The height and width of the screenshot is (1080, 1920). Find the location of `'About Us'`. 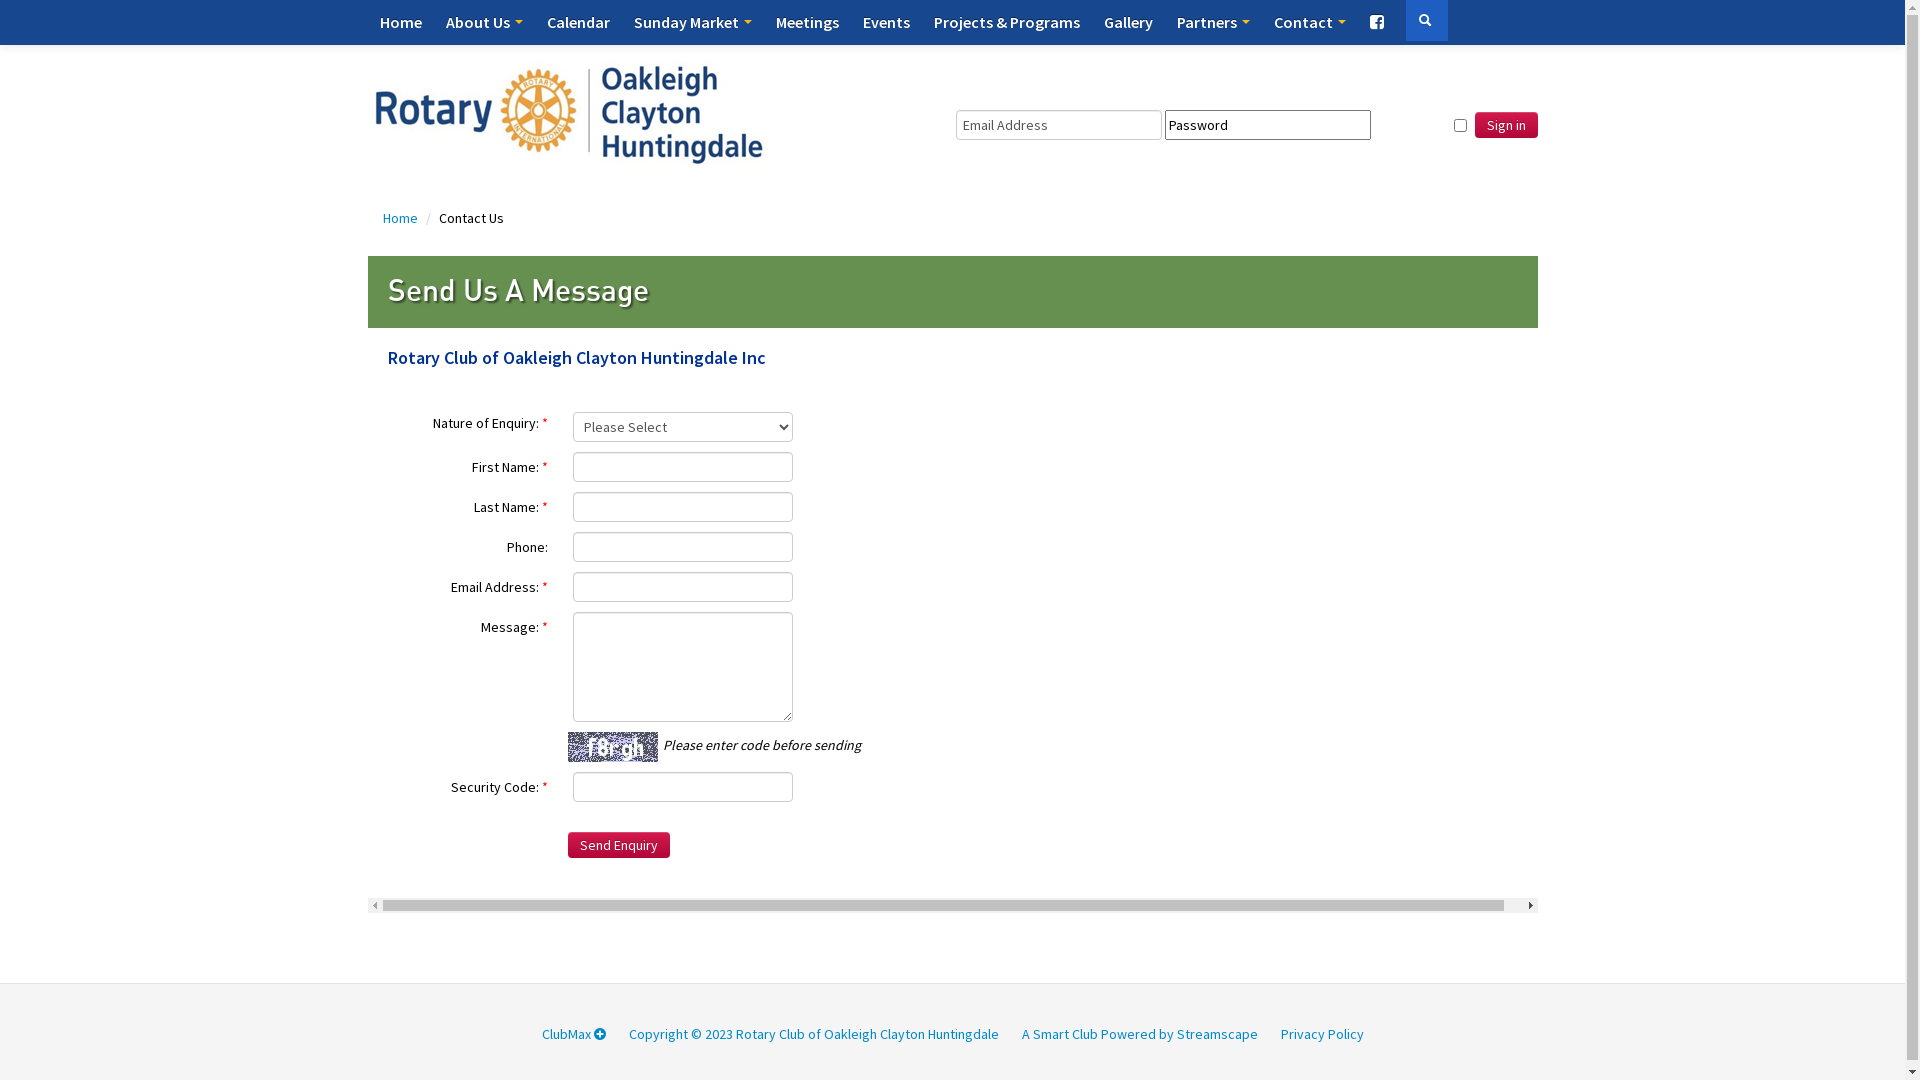

'About Us' is located at coordinates (484, 22).